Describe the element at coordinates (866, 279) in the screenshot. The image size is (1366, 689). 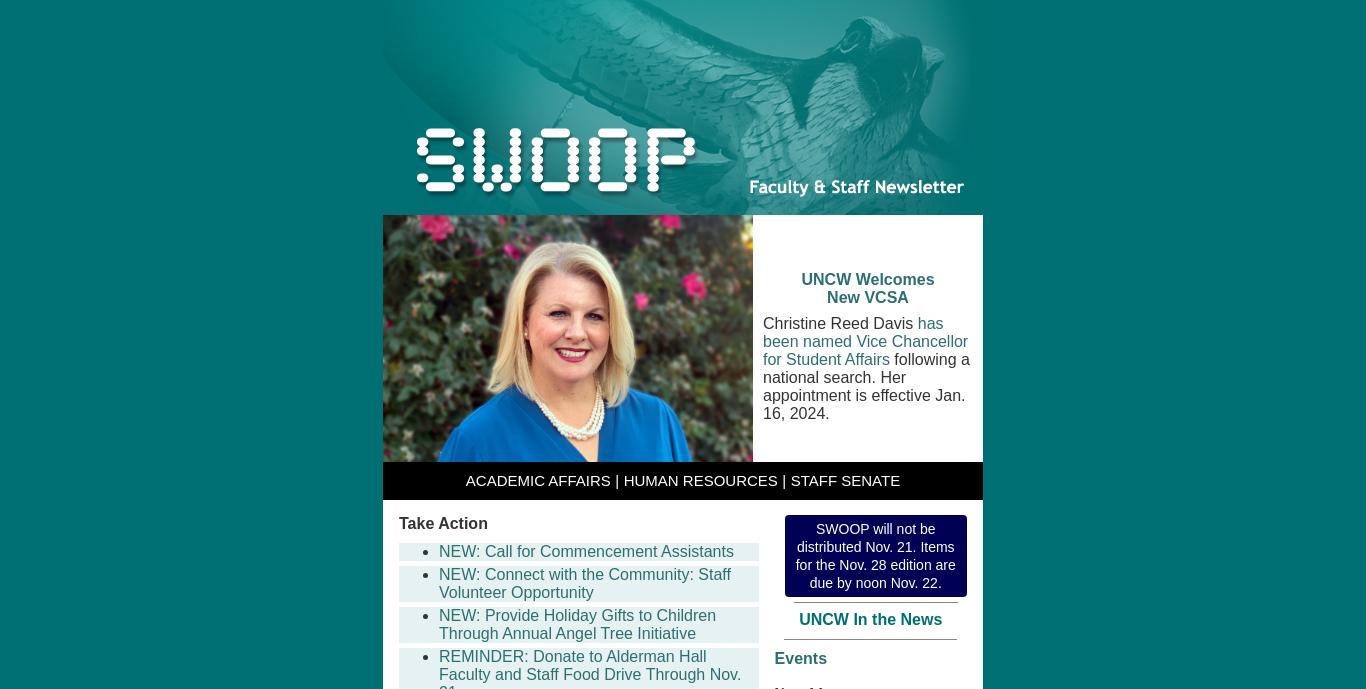
I see `'UNCW Welcomes'` at that location.